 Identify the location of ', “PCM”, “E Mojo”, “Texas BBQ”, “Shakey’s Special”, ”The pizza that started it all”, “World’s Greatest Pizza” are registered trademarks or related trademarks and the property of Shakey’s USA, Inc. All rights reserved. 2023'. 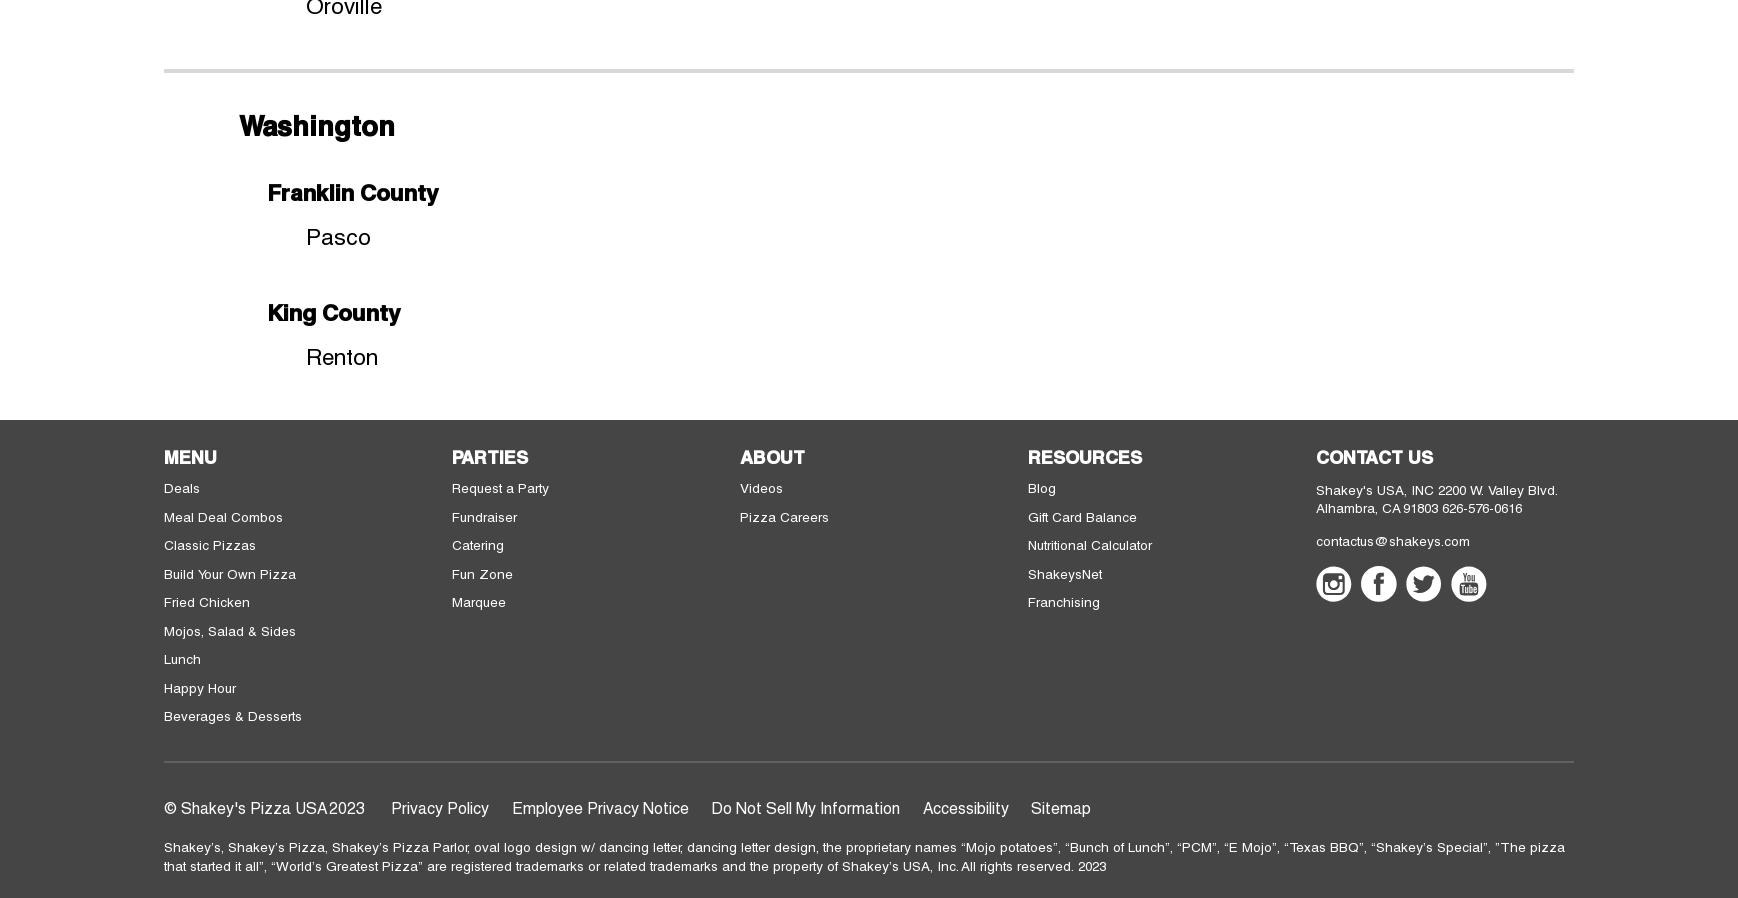
(864, 856).